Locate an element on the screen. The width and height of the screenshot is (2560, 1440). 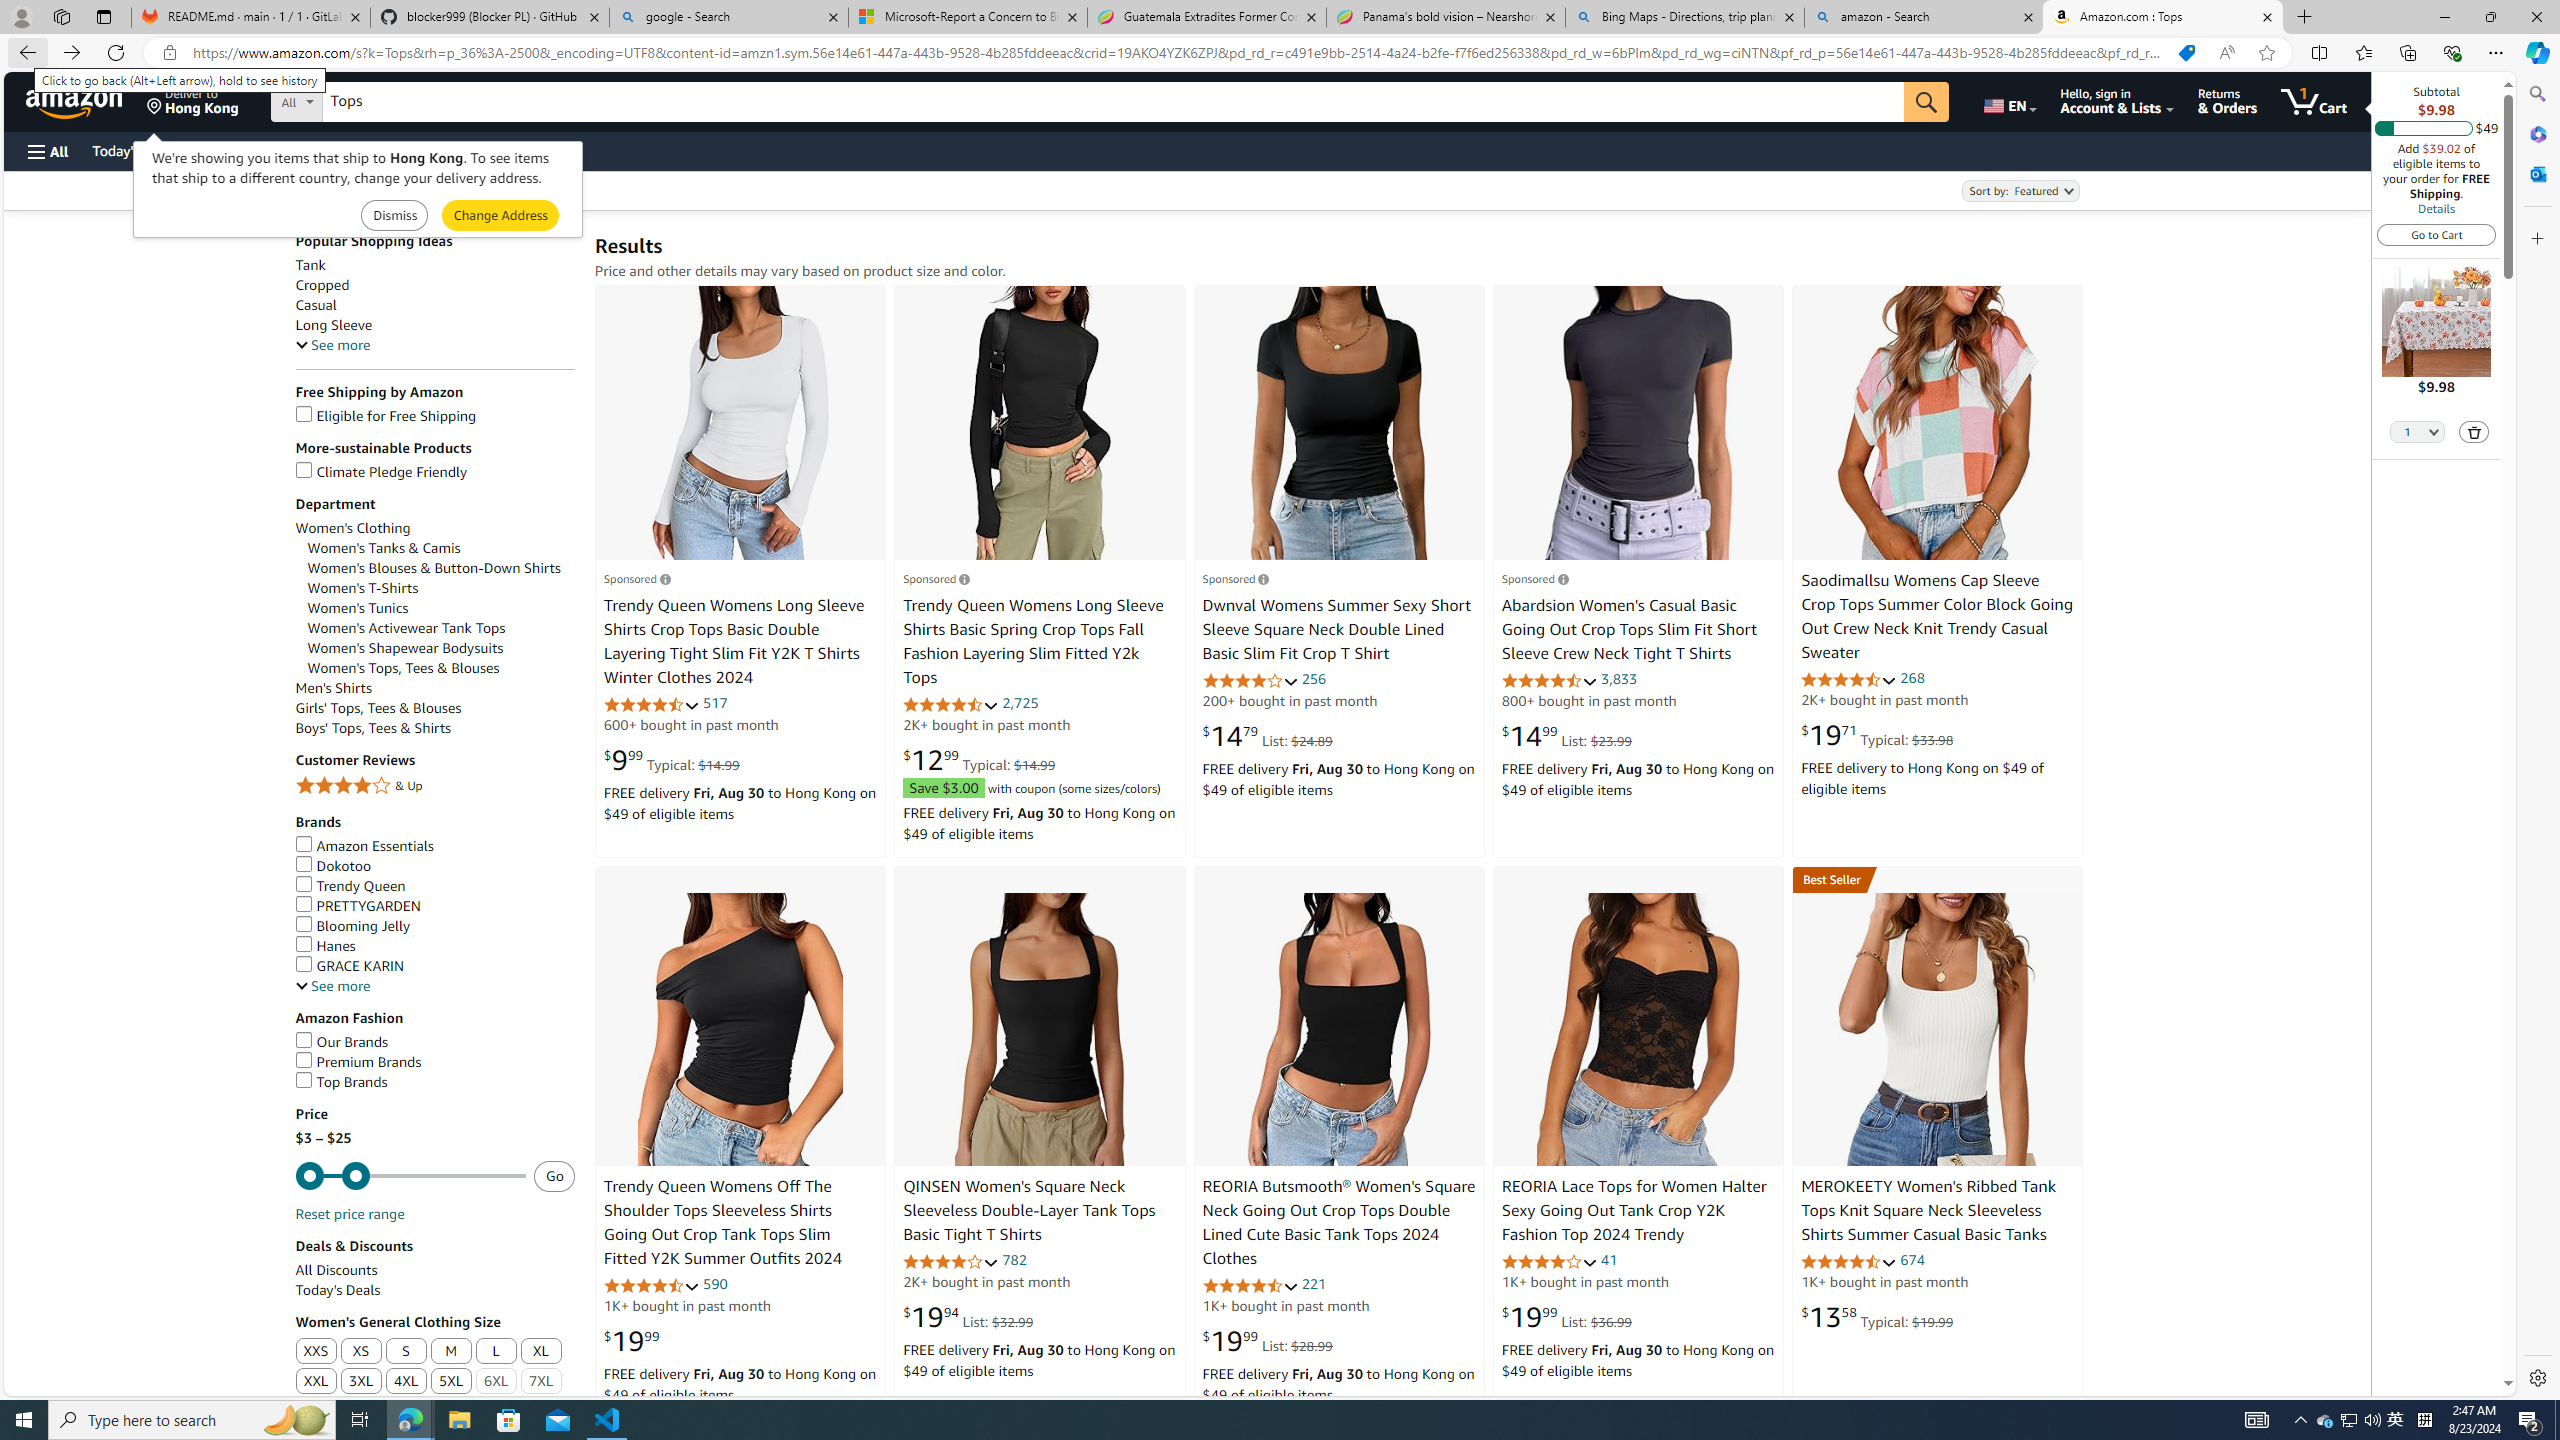
'7XL' is located at coordinates (541, 1382).